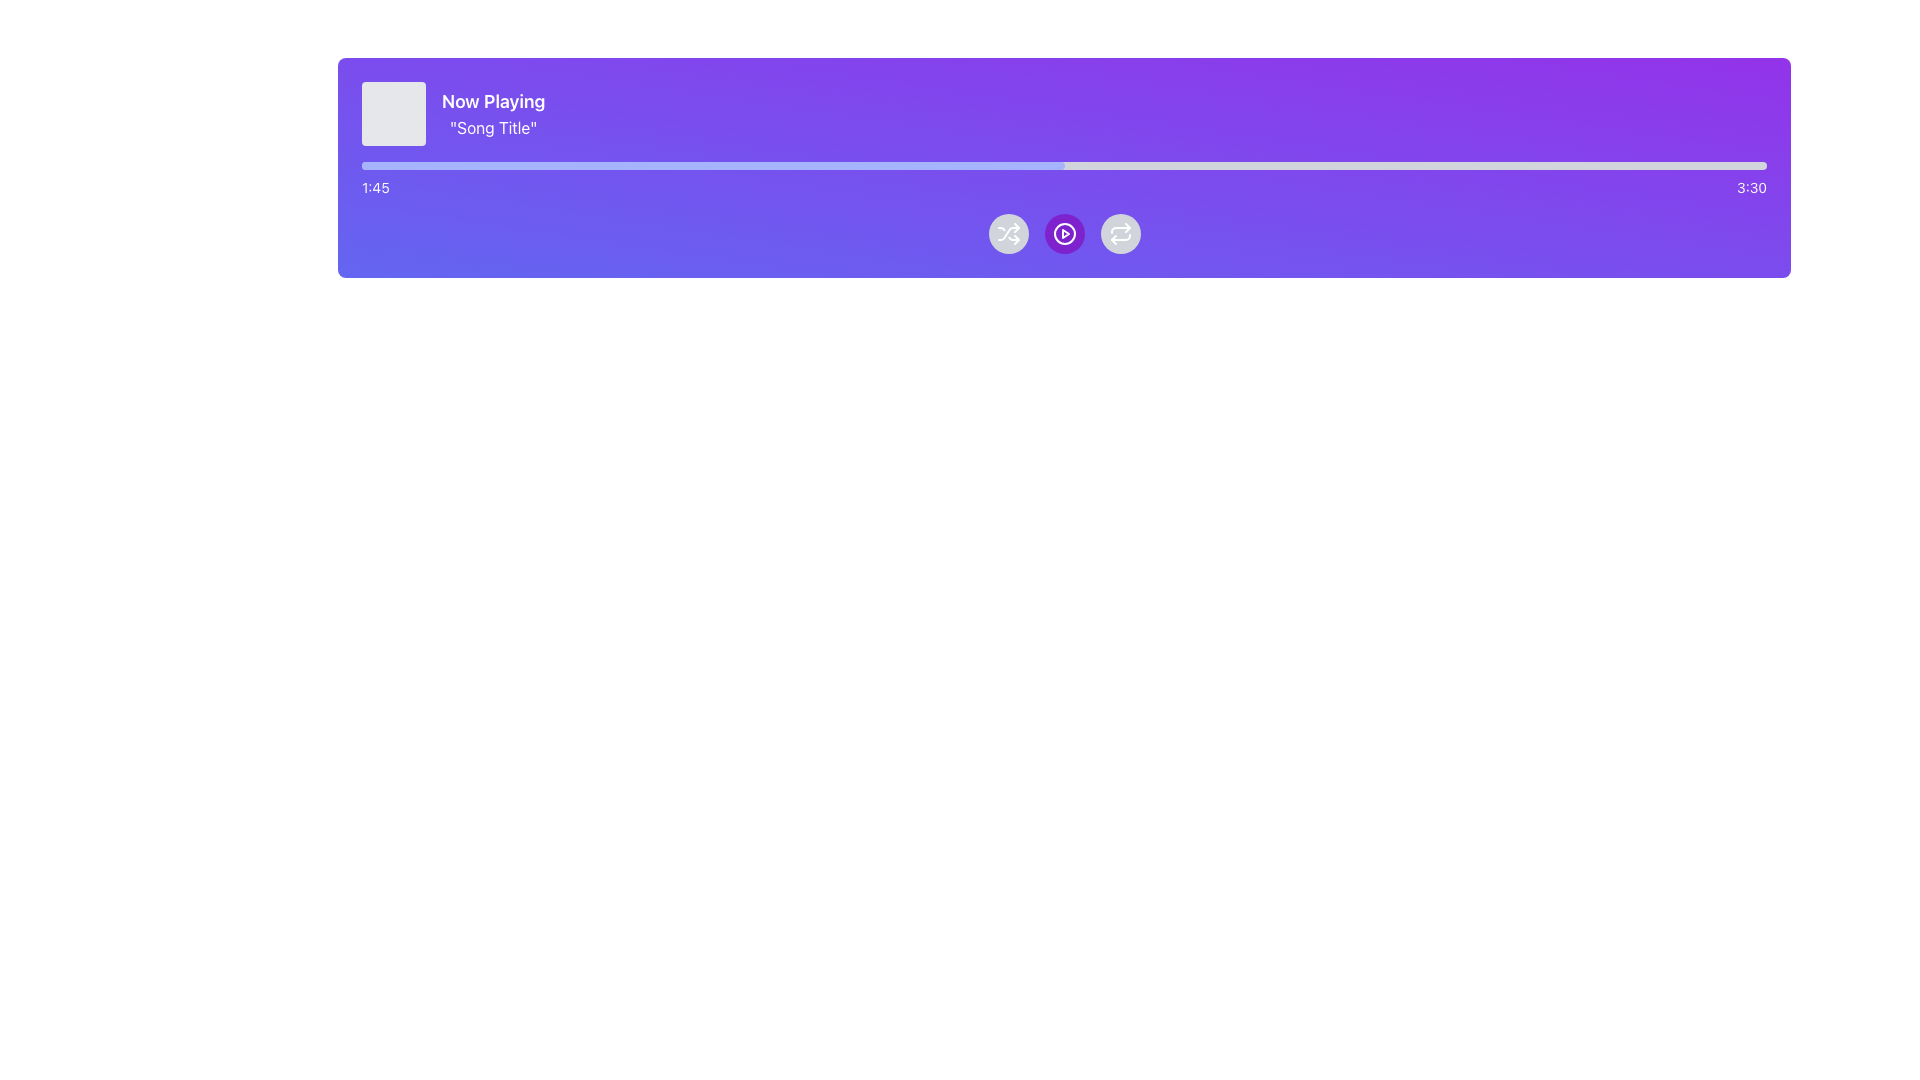 Image resolution: width=1920 pixels, height=1080 pixels. Describe the element at coordinates (493, 114) in the screenshot. I see `the 'Now Playing' text display element that shows the currently playing song's details, including the song's title` at that location.